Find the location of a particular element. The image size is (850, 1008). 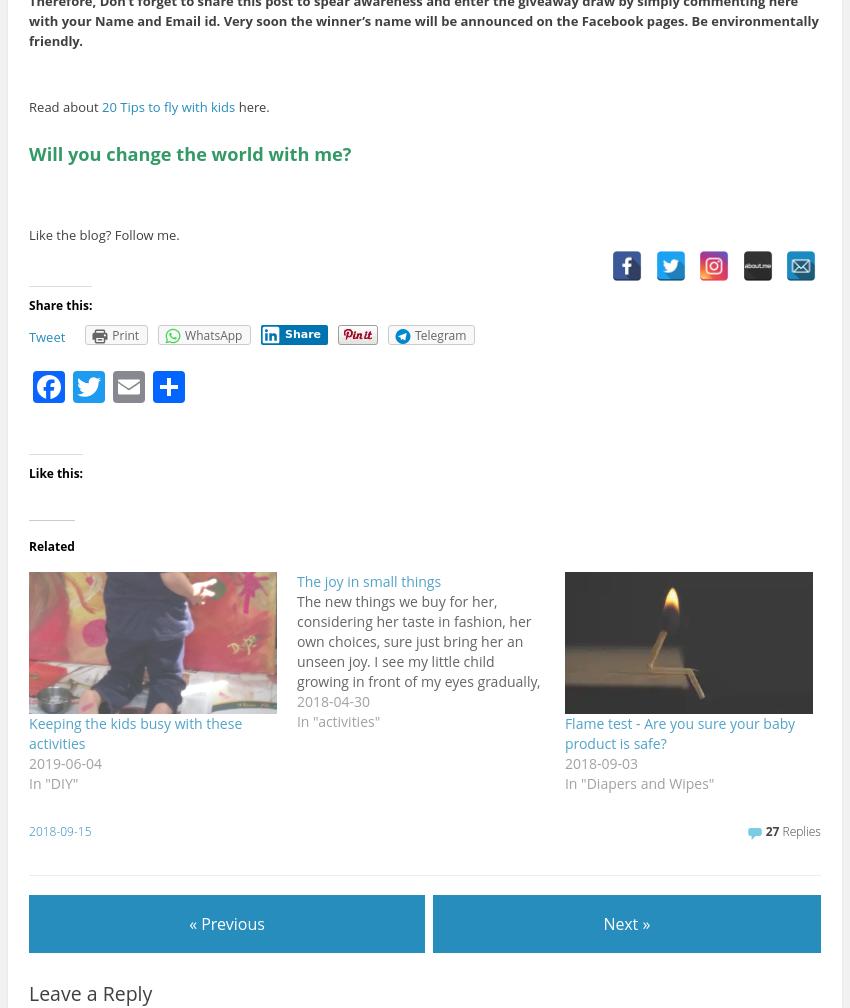

'Post navigation' is located at coordinates (74, 904).